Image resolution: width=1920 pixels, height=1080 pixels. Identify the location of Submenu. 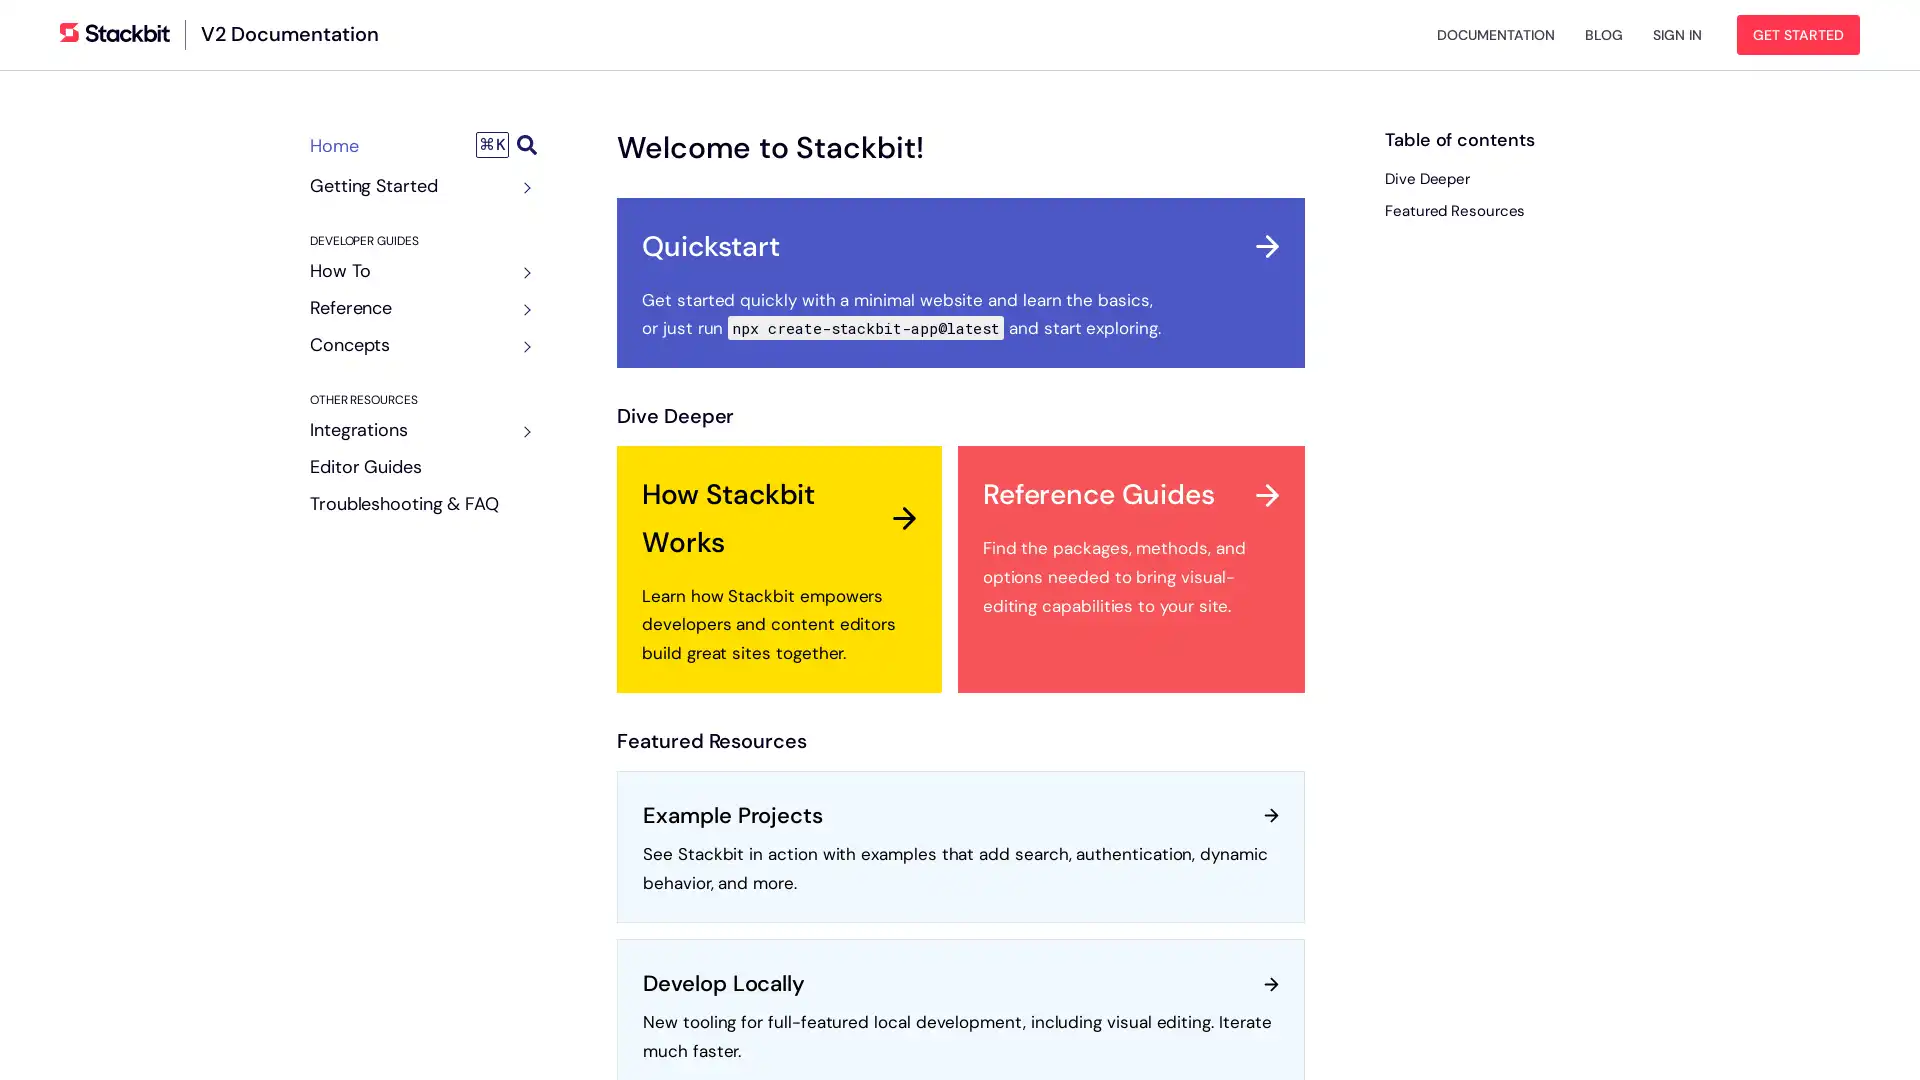
(522, 188).